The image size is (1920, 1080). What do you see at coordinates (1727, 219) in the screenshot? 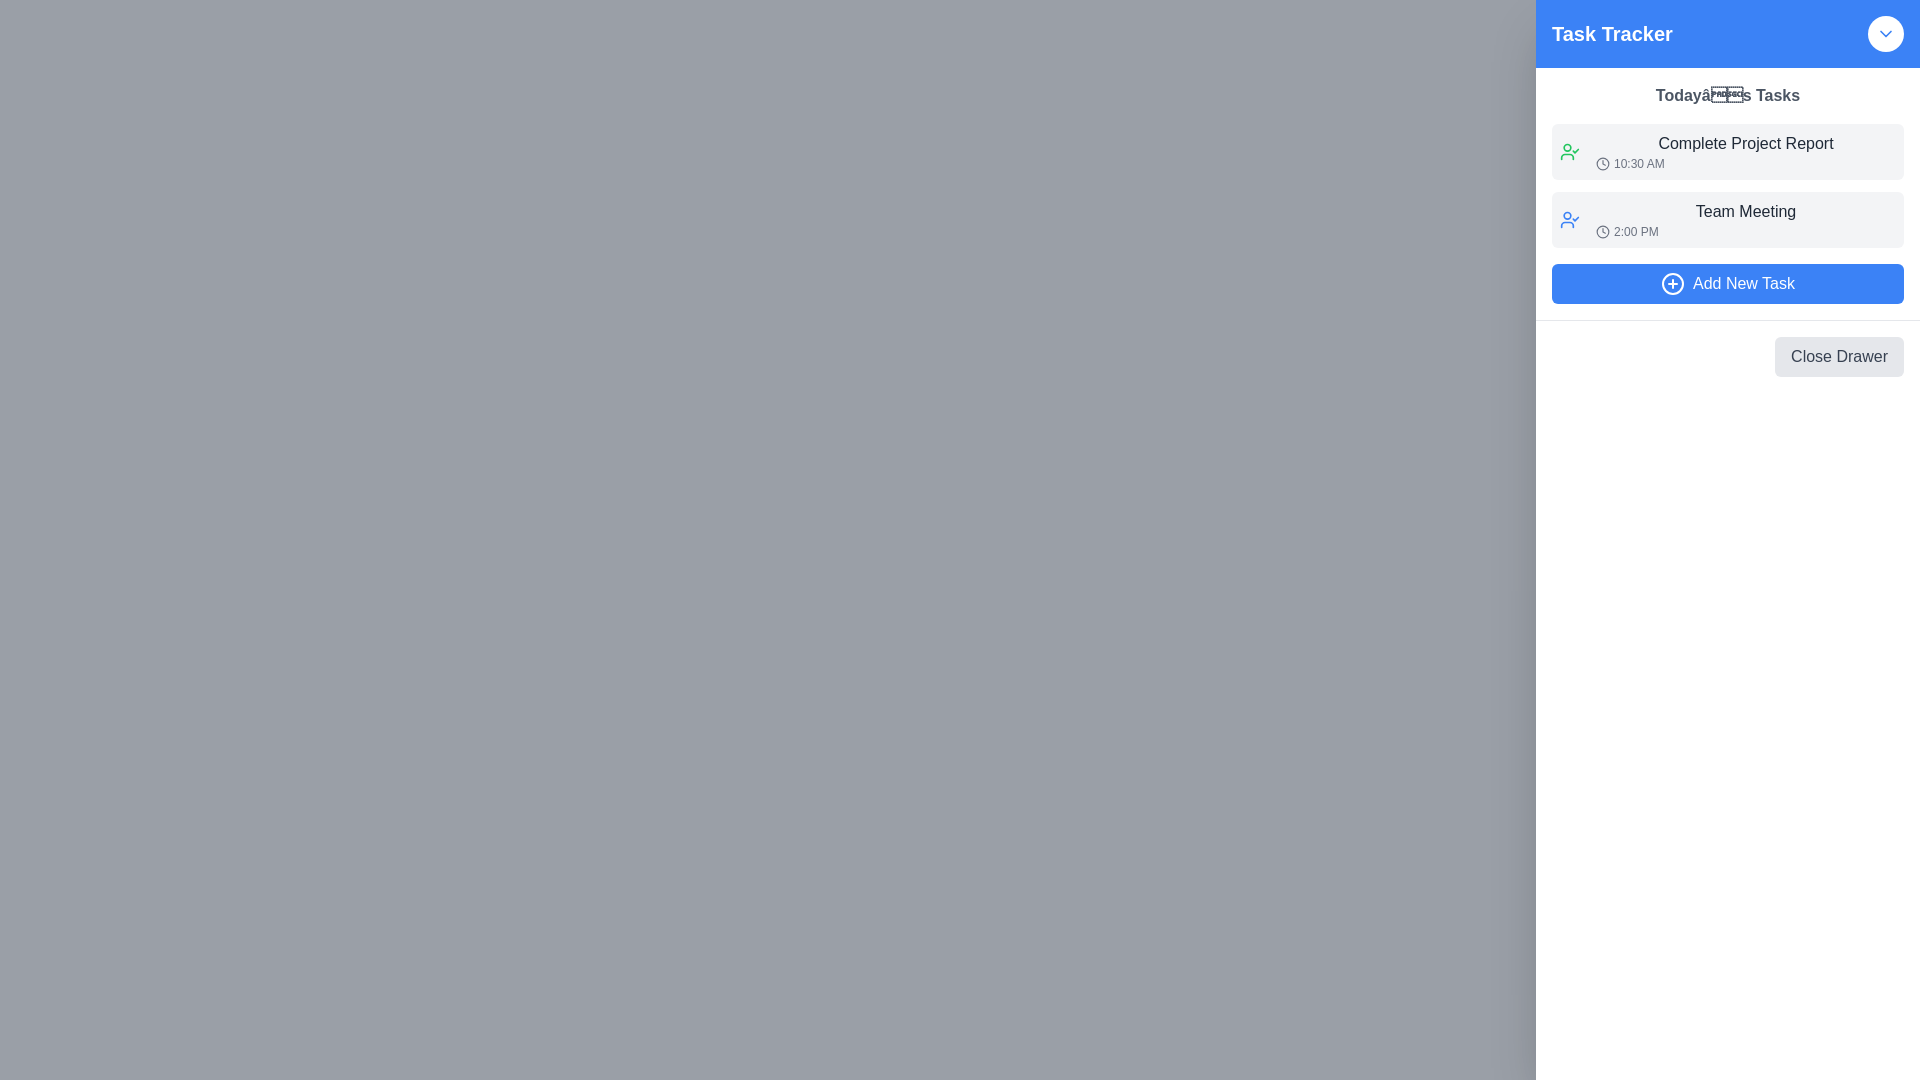
I see `the Task List Item with a light gray background, containing a person icon with a checkmark, bold text 'Team Meeting', and gray text '2:00 PM', located as the second item in the task list` at bounding box center [1727, 219].